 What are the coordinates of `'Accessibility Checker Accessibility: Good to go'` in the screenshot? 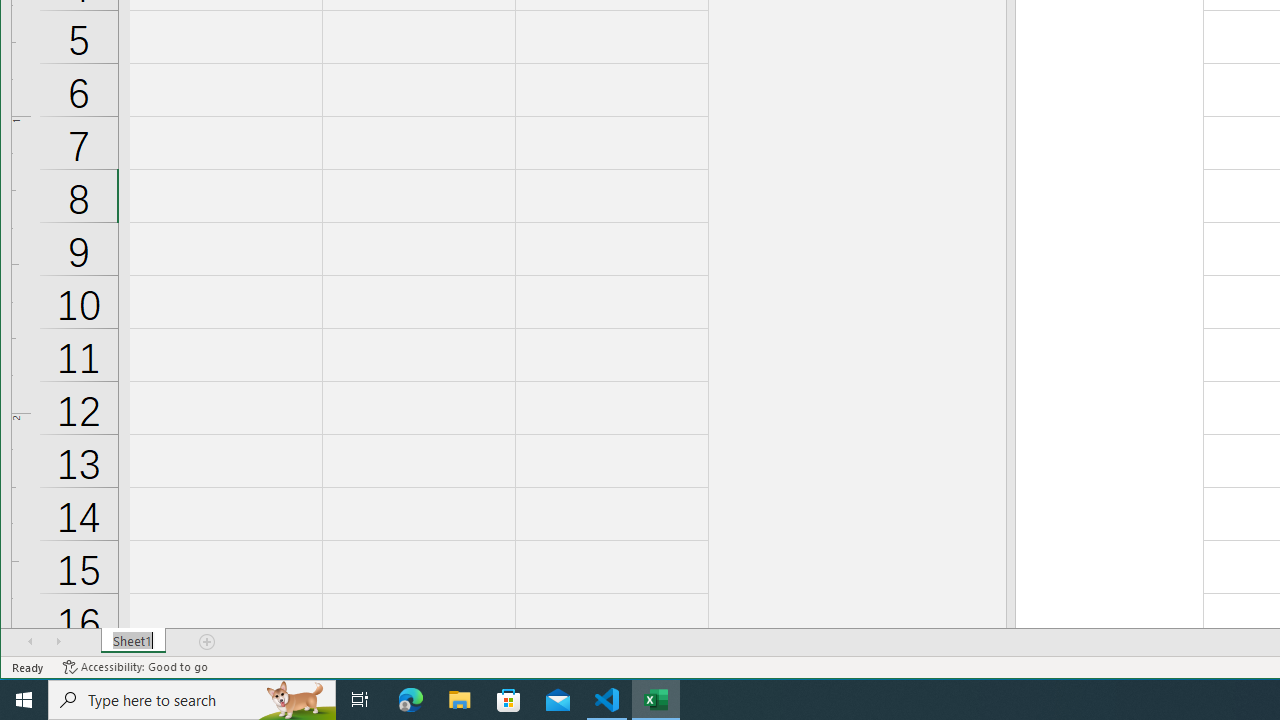 It's located at (134, 667).